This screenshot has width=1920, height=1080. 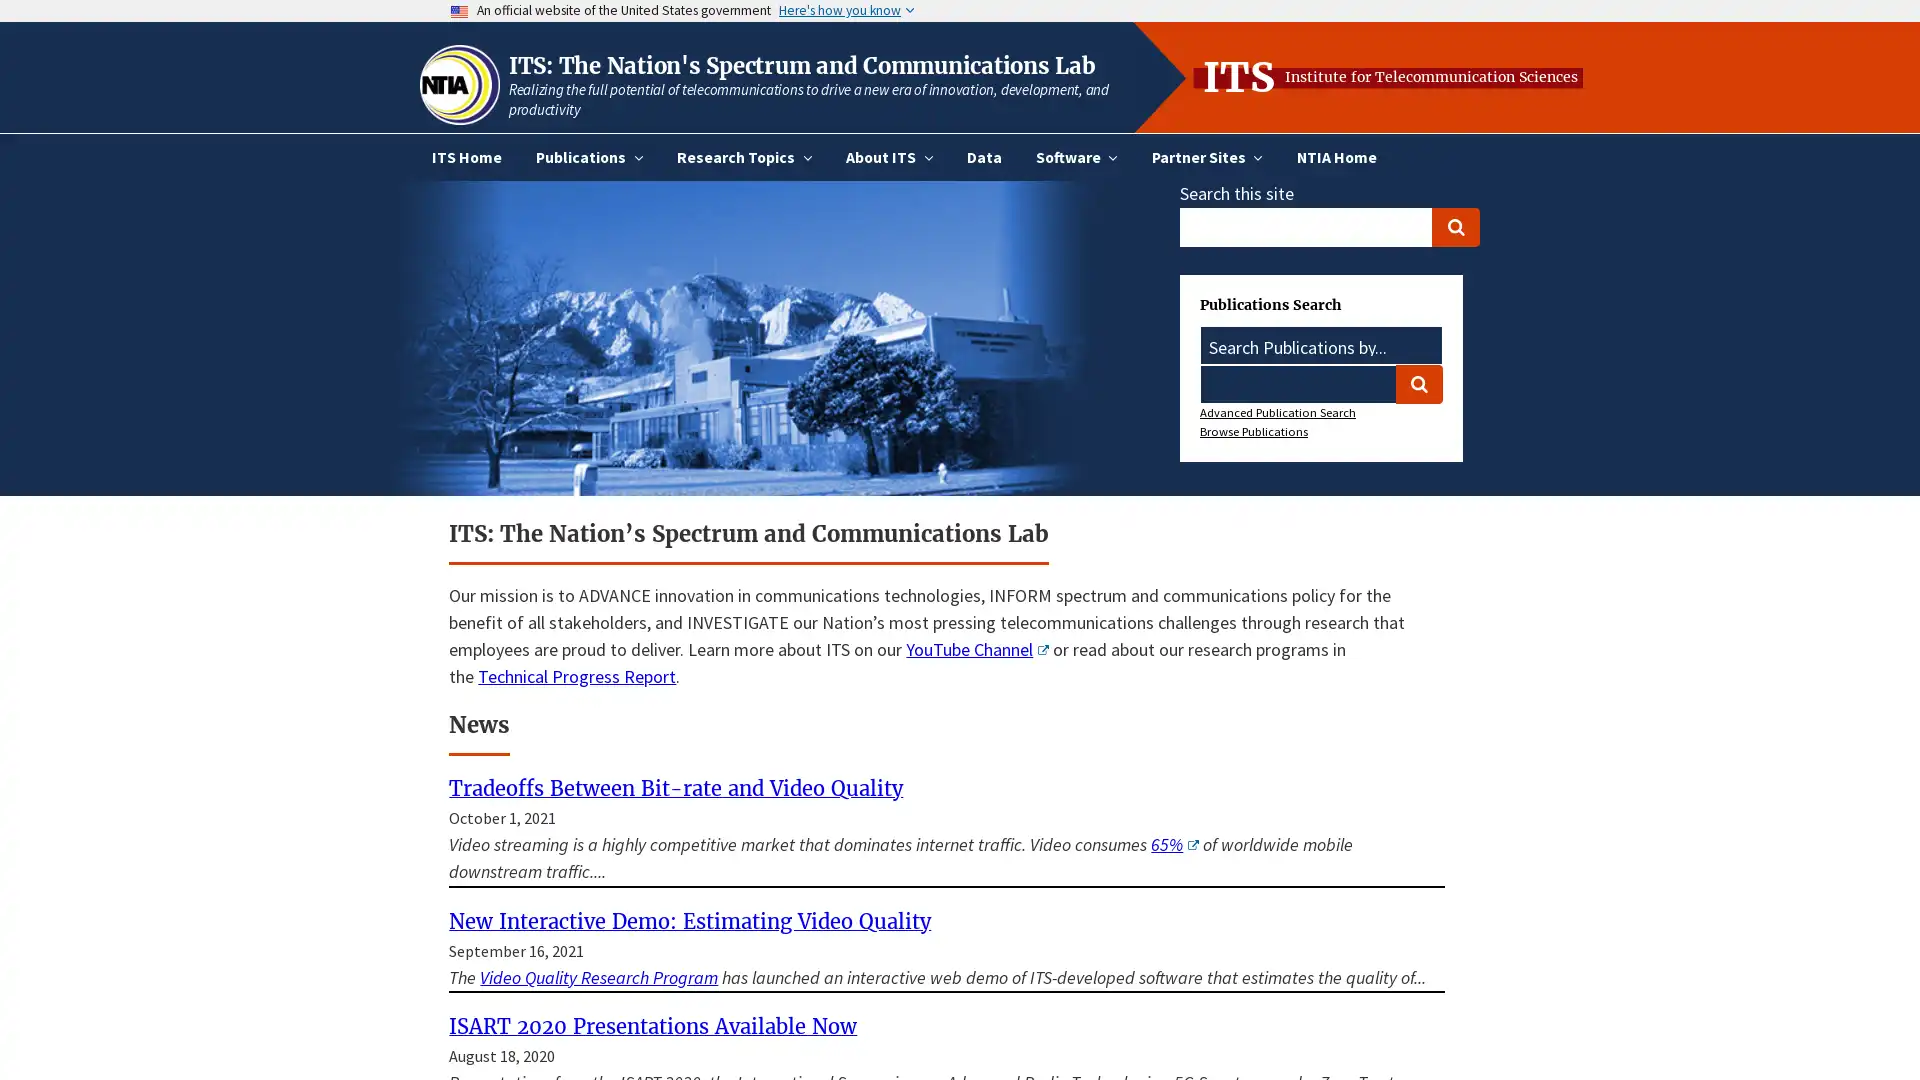 What do you see at coordinates (1205, 156) in the screenshot?
I see `Partner Sites` at bounding box center [1205, 156].